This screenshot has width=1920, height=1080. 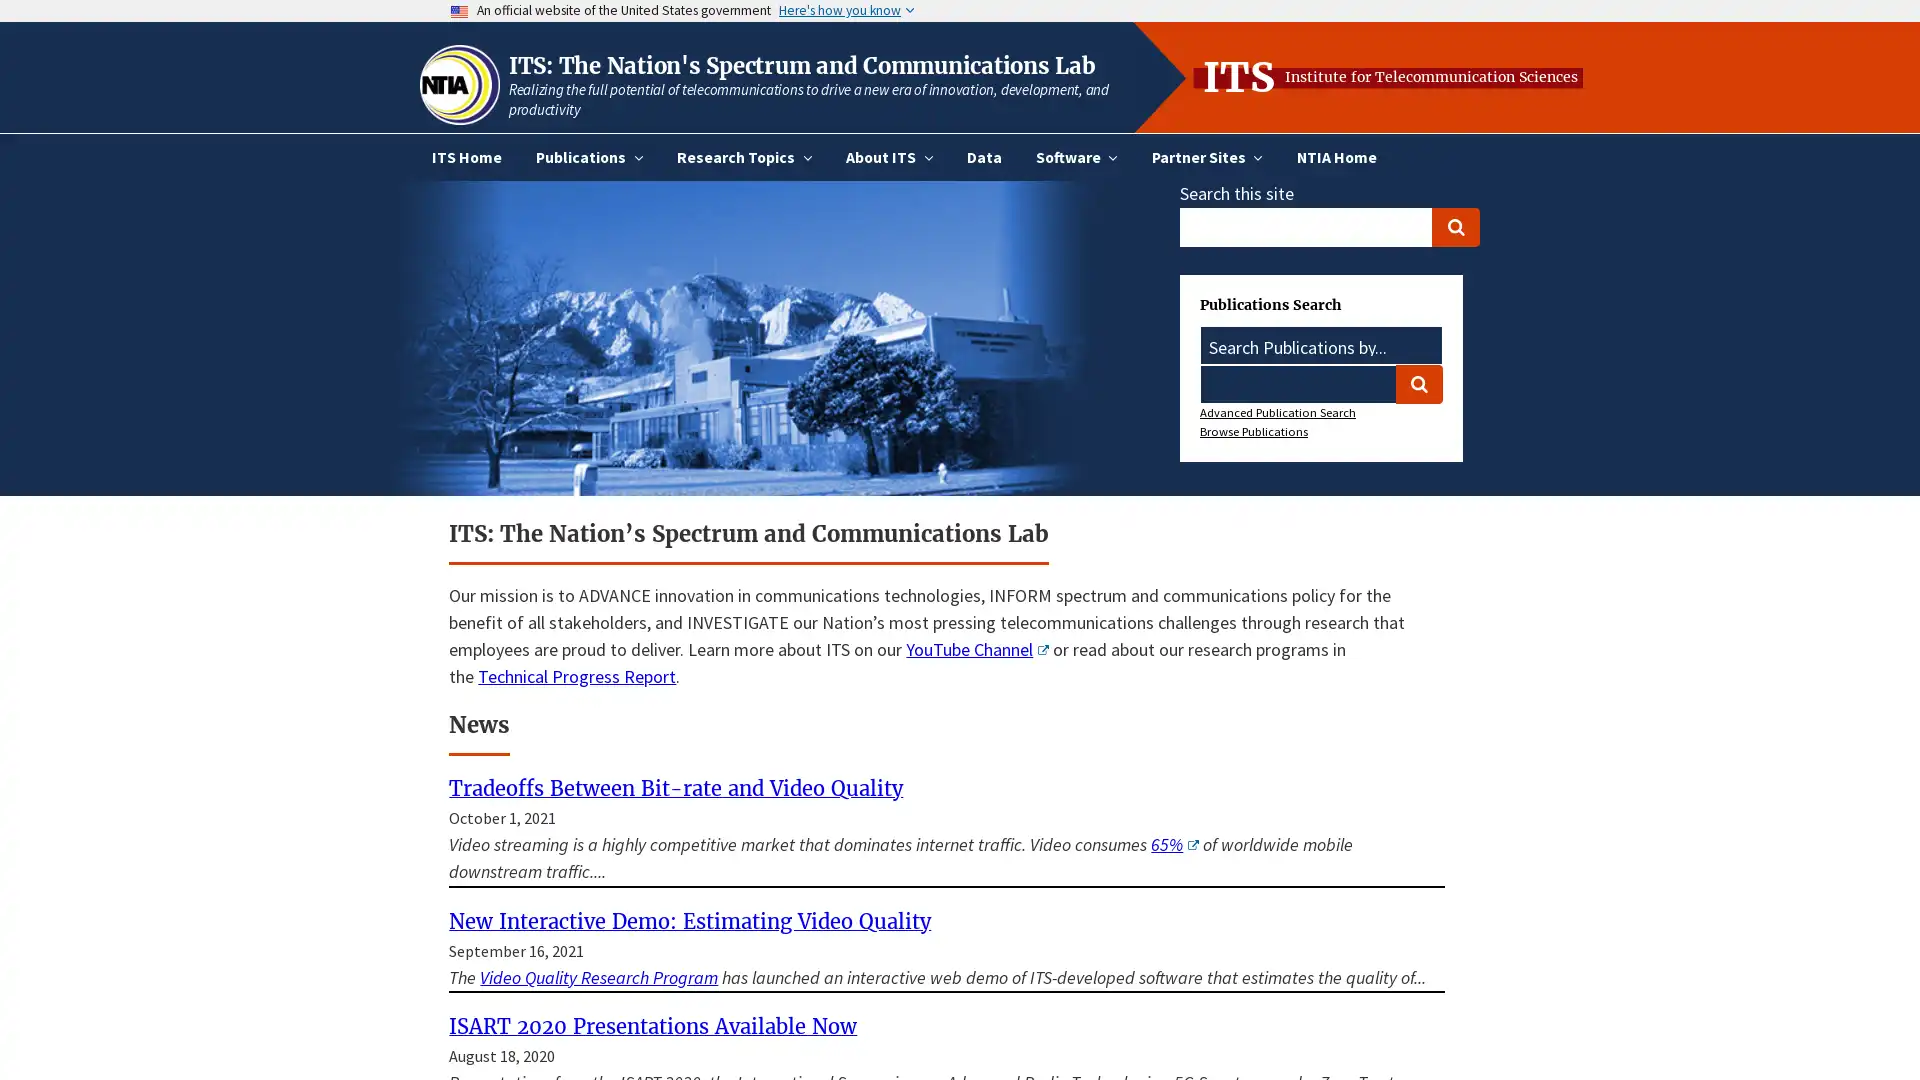 What do you see at coordinates (1205, 156) in the screenshot?
I see `Partner Sites` at bounding box center [1205, 156].